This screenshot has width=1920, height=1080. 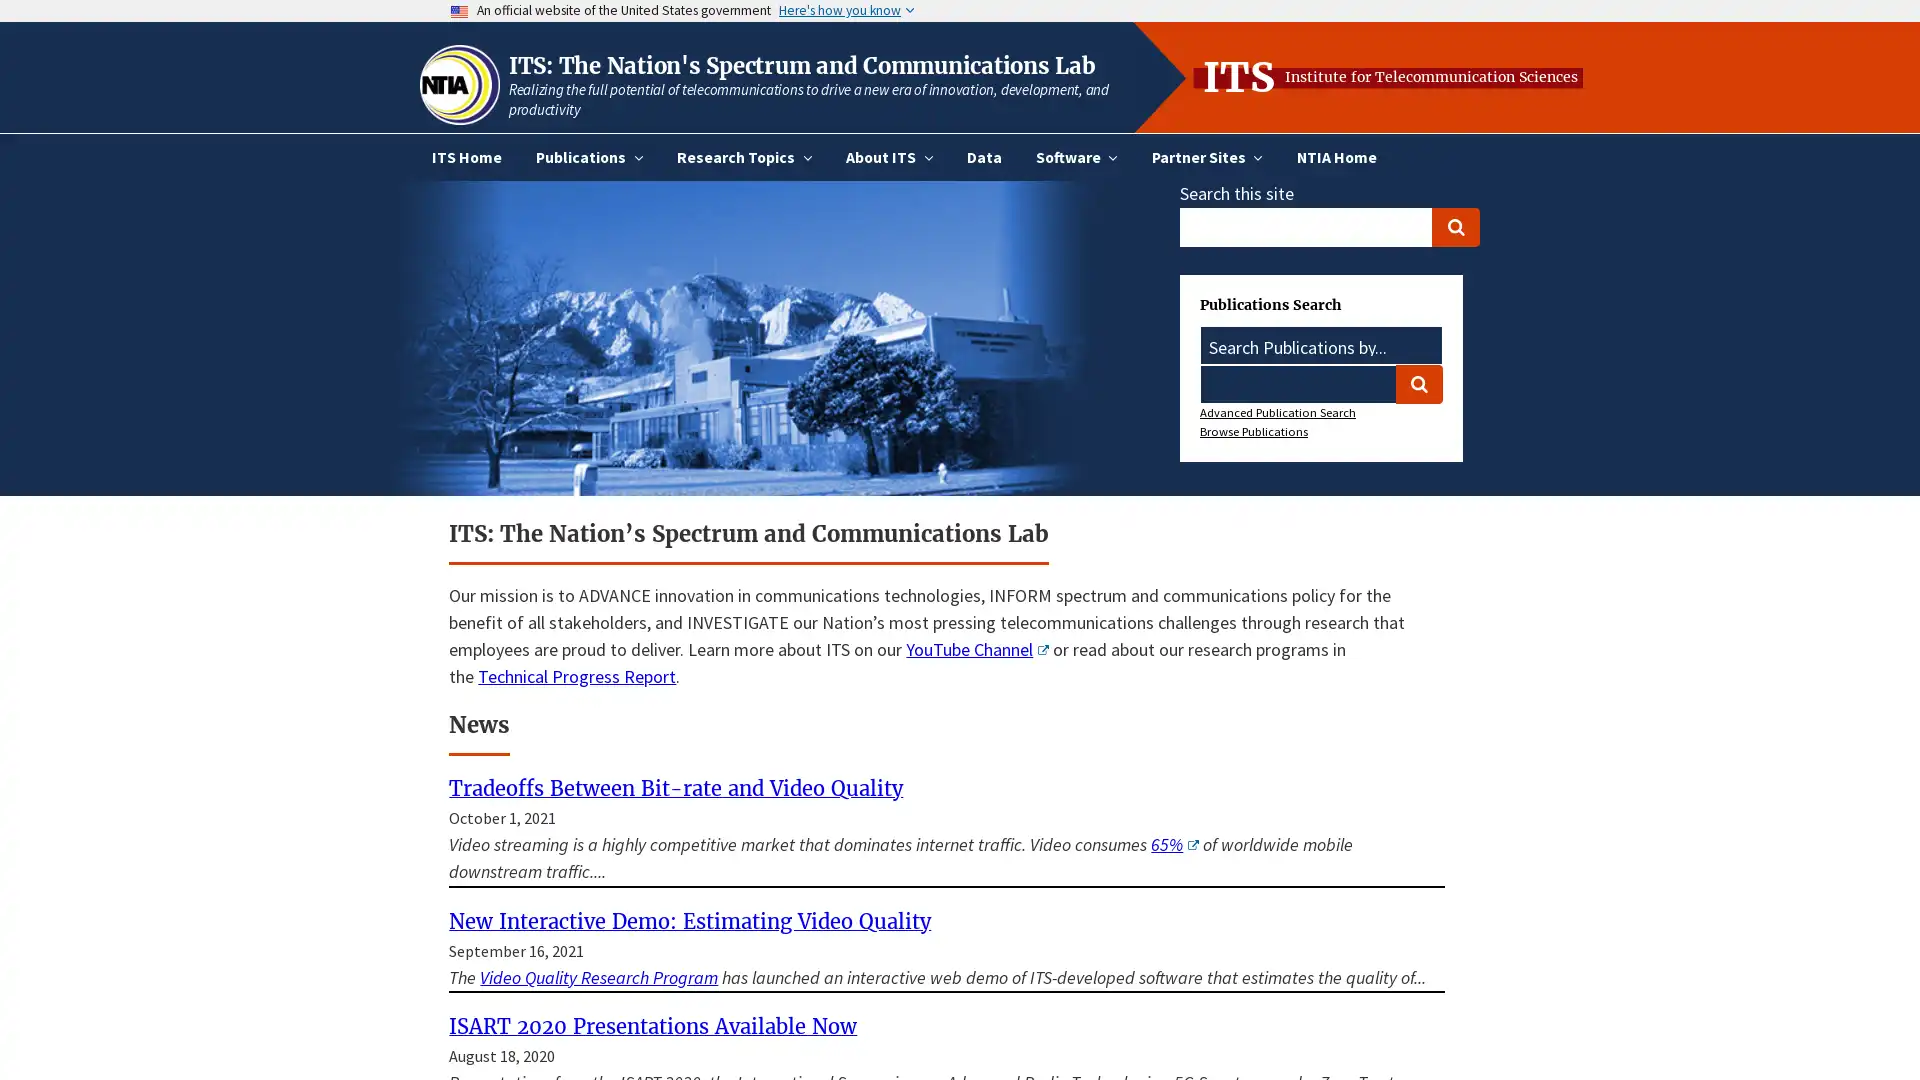 What do you see at coordinates (1205, 156) in the screenshot?
I see `Partner Sites` at bounding box center [1205, 156].